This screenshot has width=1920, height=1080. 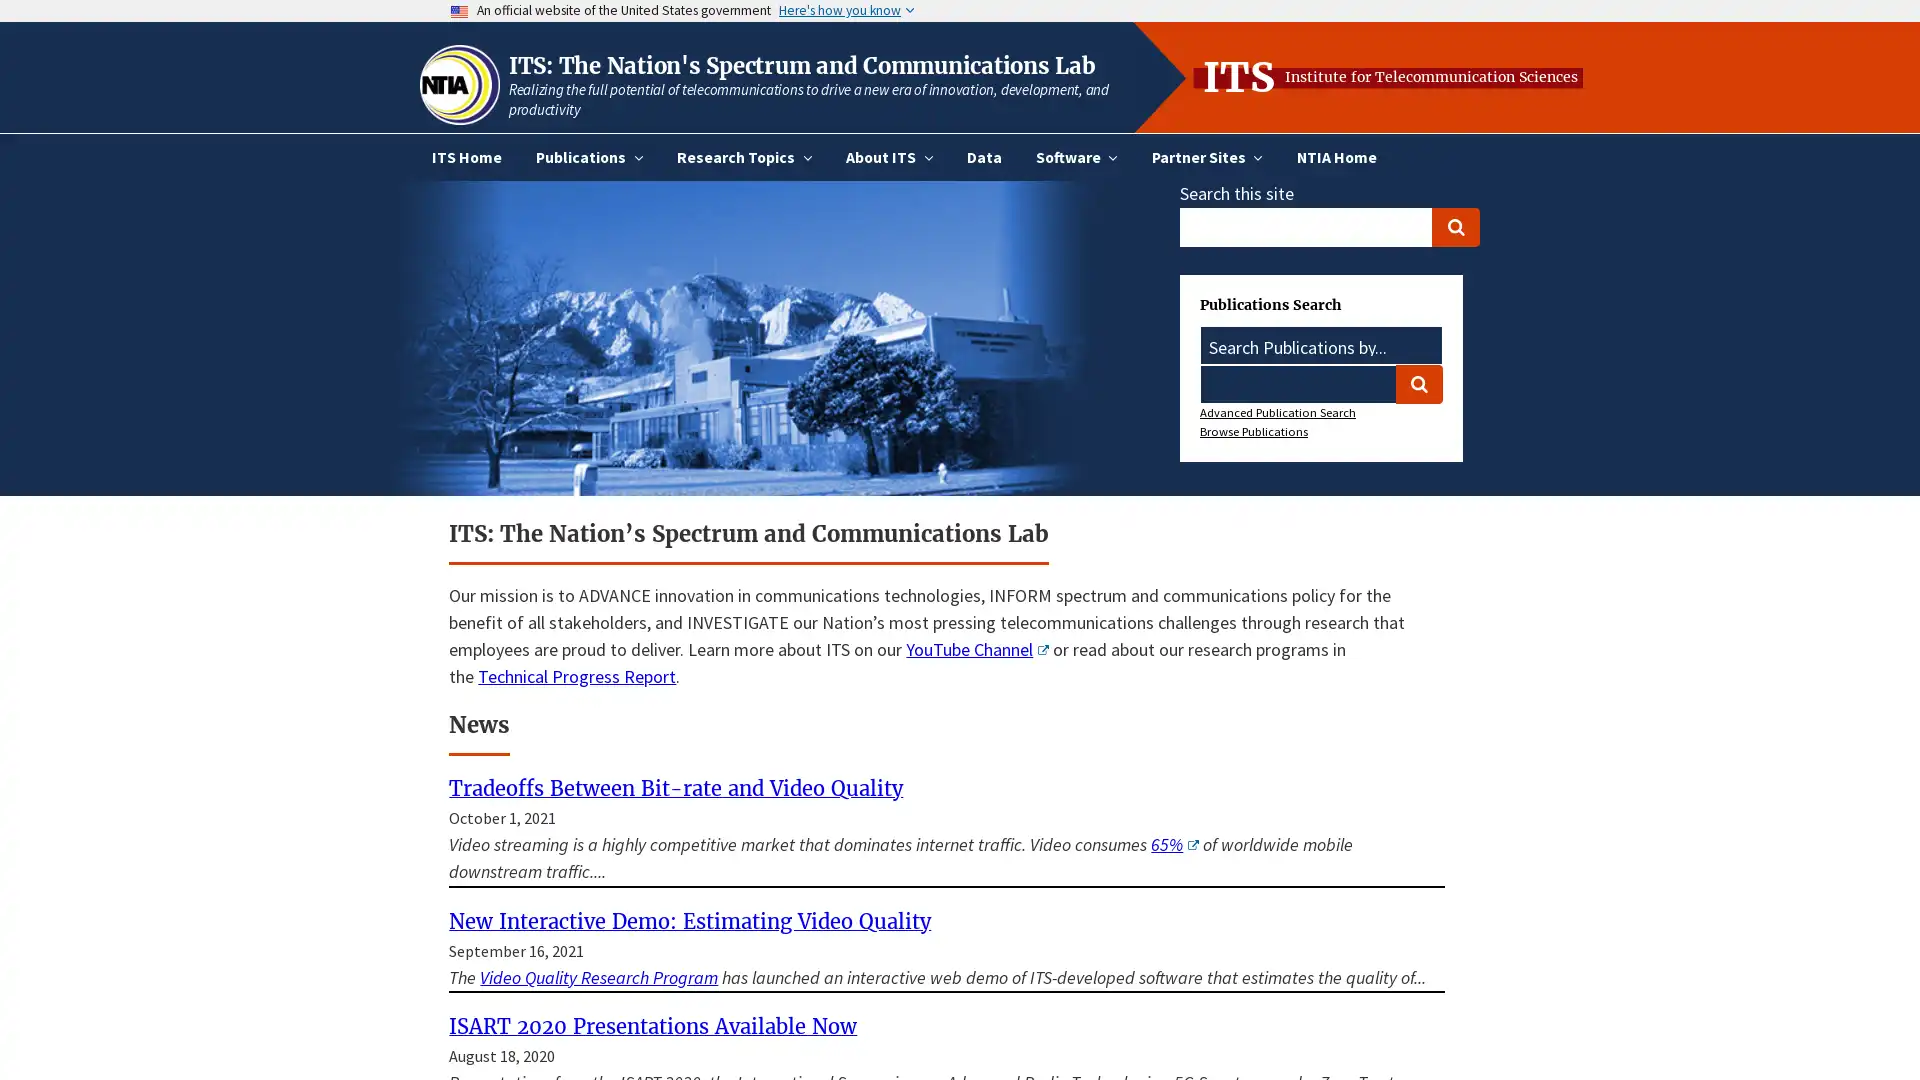 What do you see at coordinates (1205, 156) in the screenshot?
I see `Partner Sites` at bounding box center [1205, 156].